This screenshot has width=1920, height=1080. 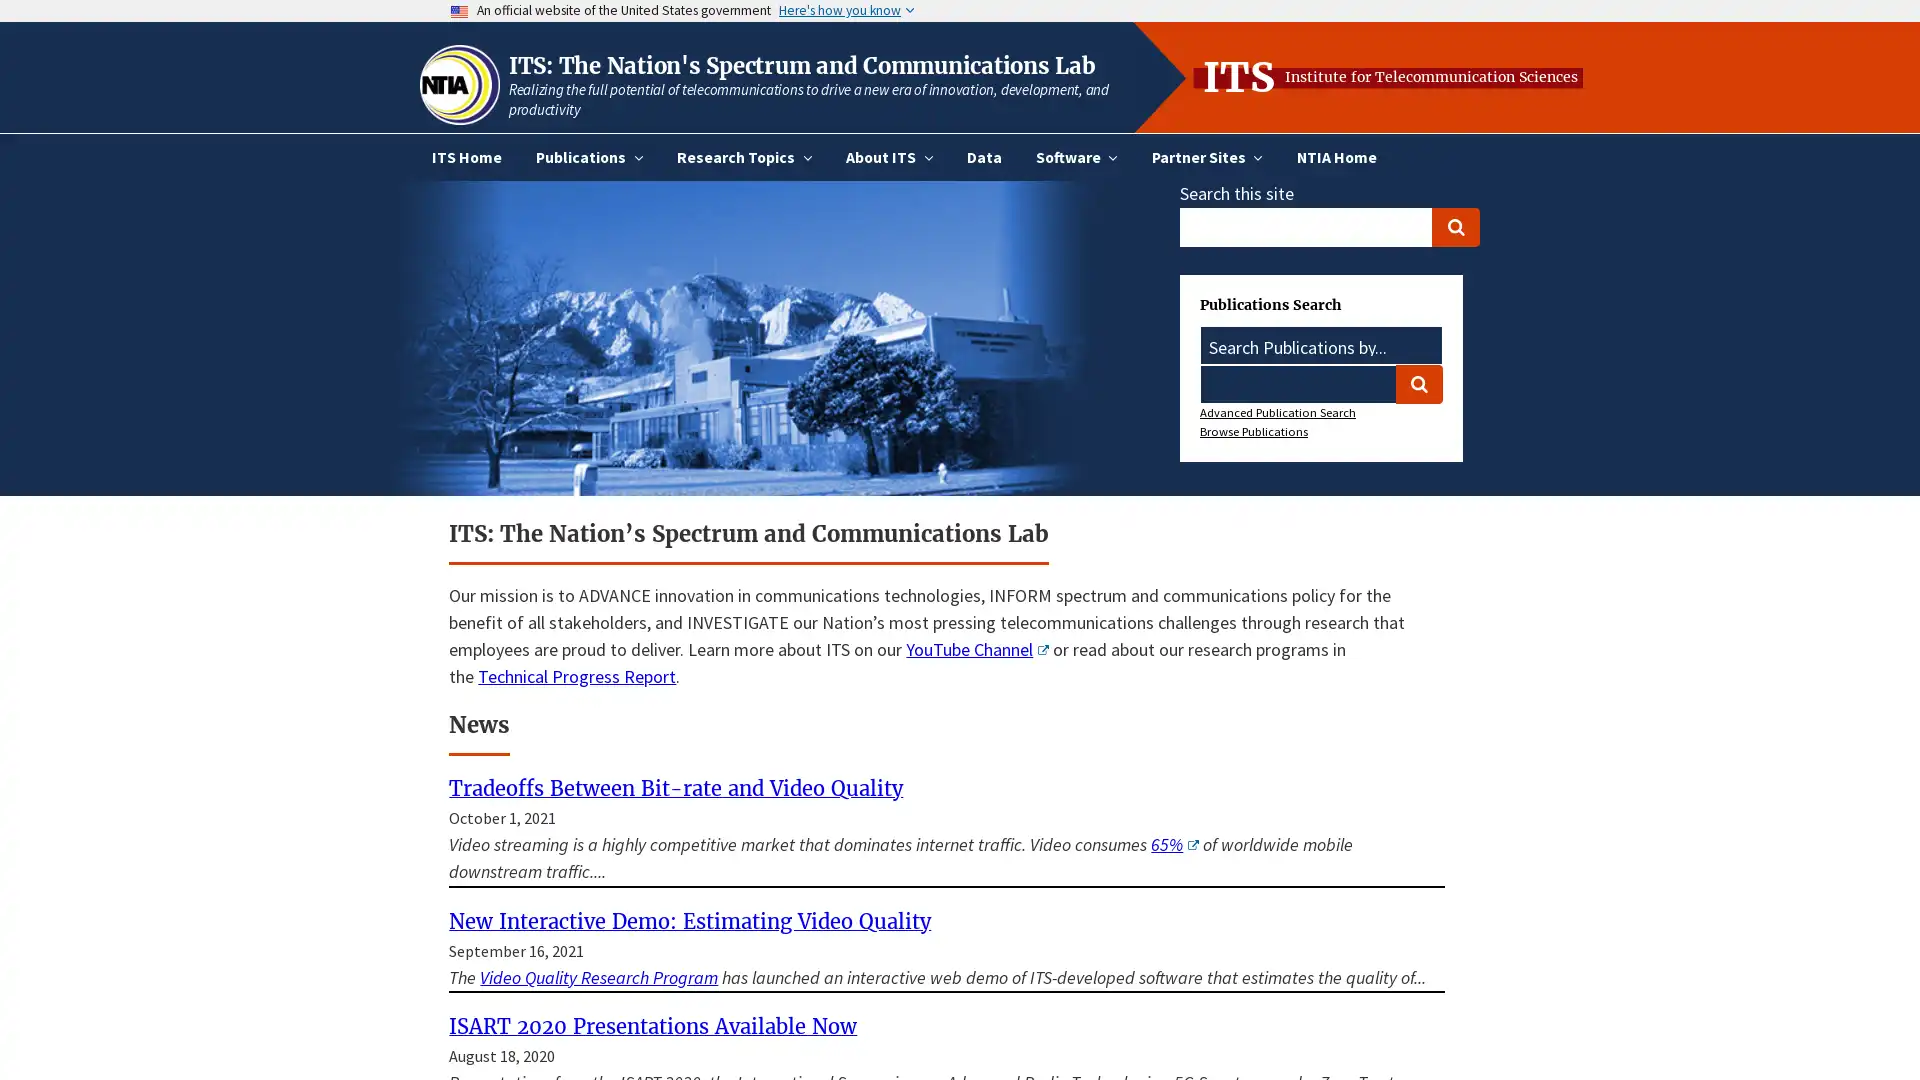 What do you see at coordinates (1205, 156) in the screenshot?
I see `Partner Sites` at bounding box center [1205, 156].